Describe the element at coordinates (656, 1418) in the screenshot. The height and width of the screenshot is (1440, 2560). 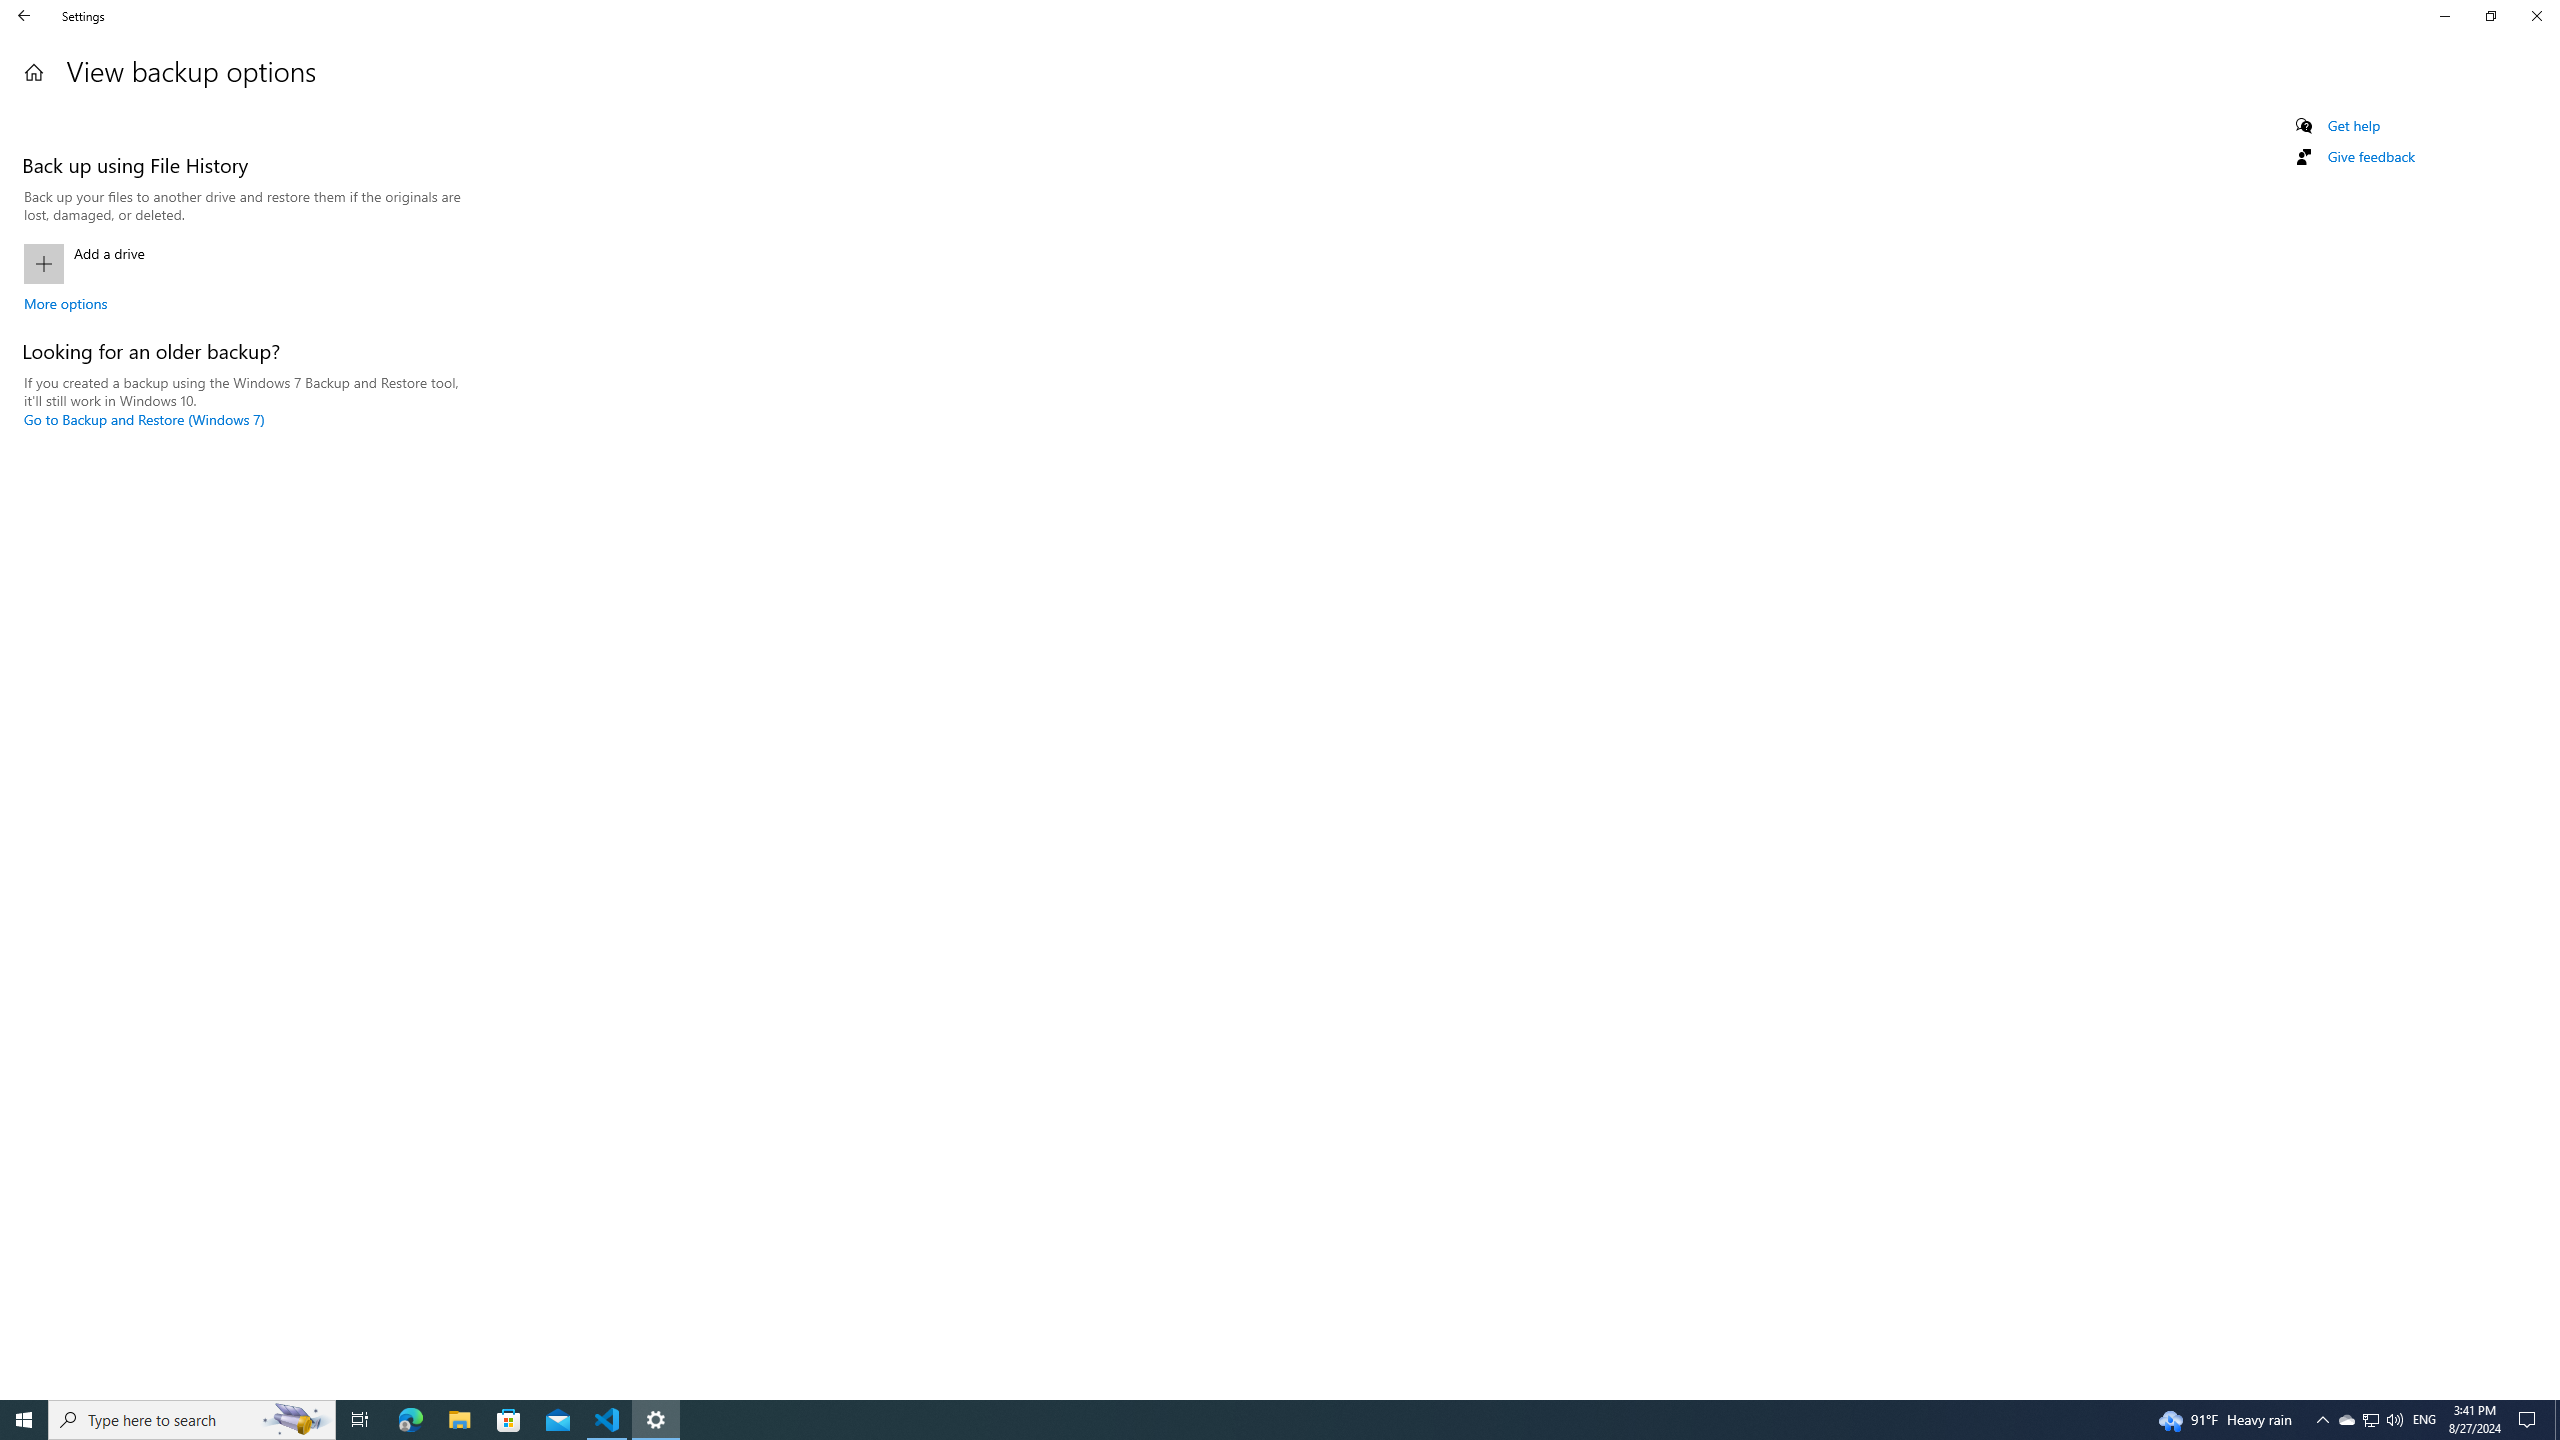
I see `'Settings - 1 running window'` at that location.